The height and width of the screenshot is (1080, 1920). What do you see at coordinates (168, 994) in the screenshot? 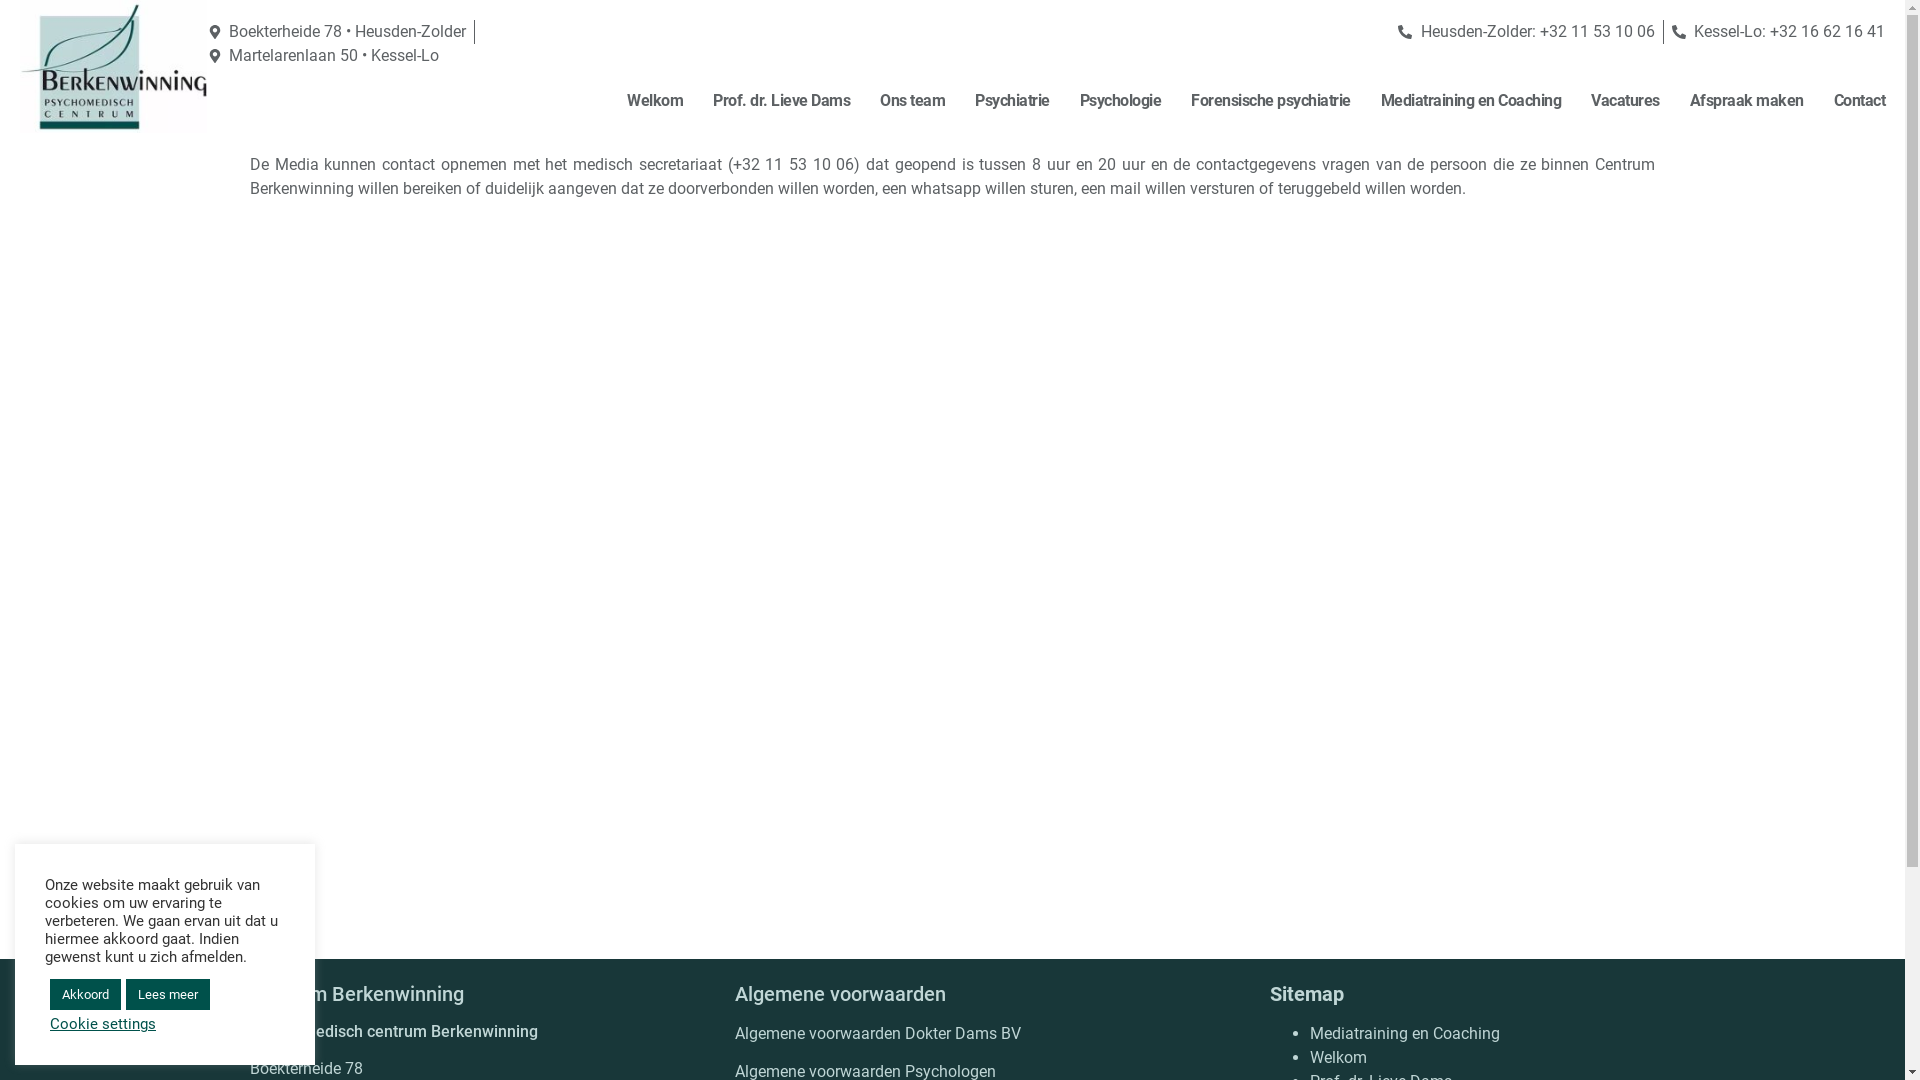
I see `'Lees meer'` at bounding box center [168, 994].